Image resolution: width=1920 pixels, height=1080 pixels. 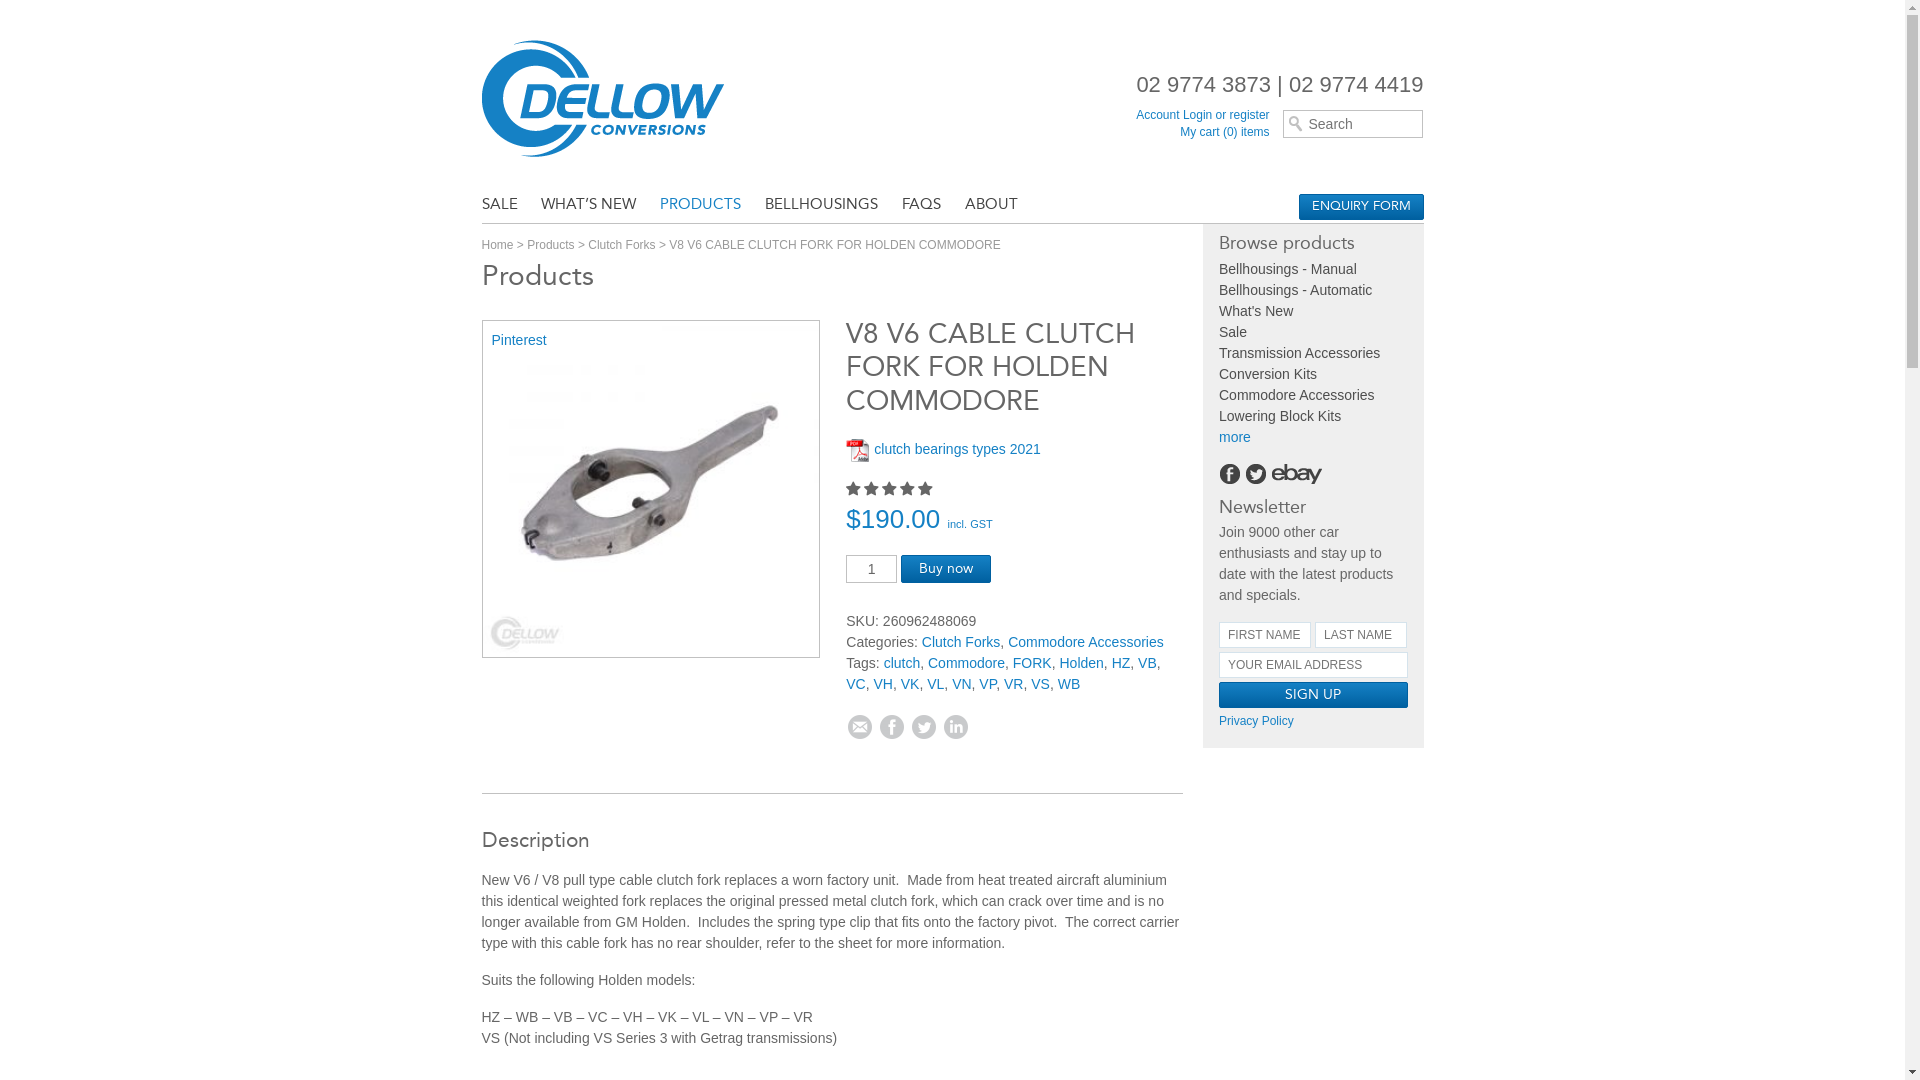 I want to click on 'Conversion Kits', so click(x=1218, y=374).